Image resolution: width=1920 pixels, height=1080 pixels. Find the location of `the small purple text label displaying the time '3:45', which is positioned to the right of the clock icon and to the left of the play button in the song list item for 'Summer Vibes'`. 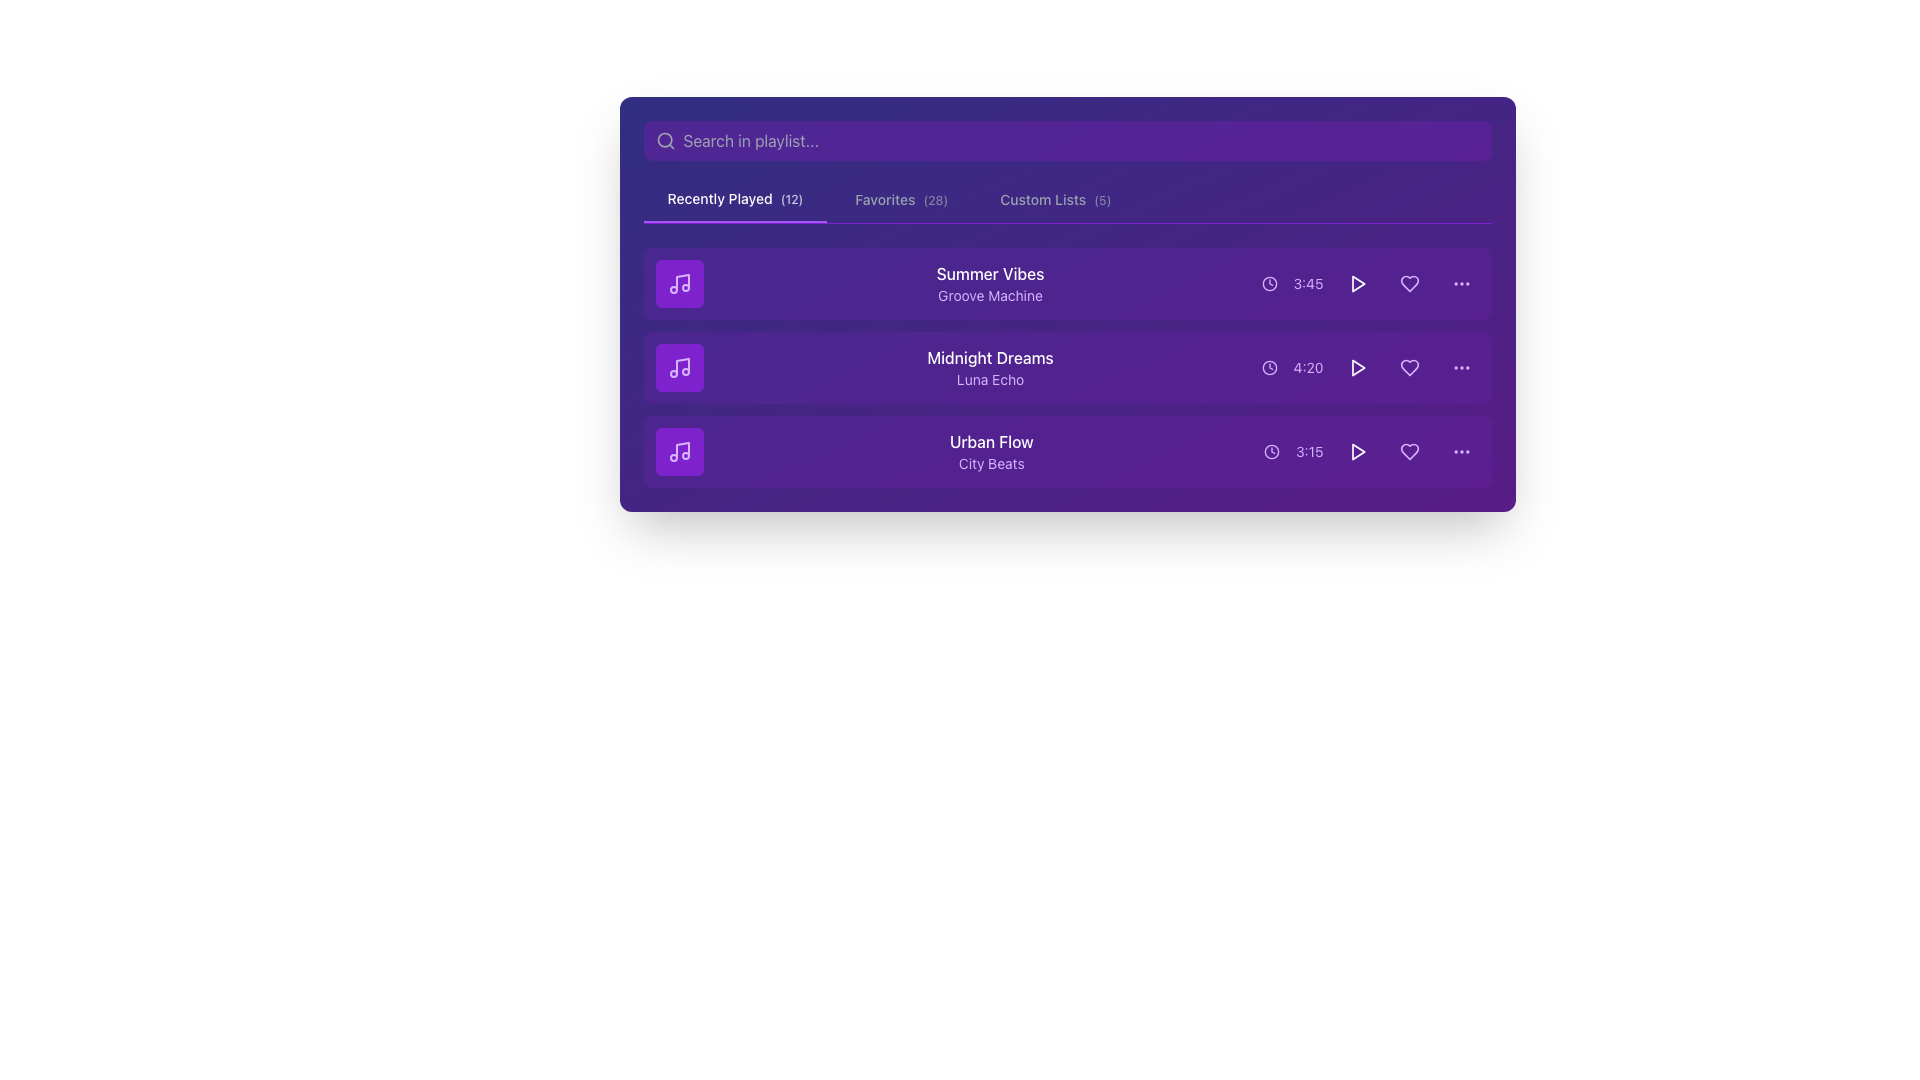

the small purple text label displaying the time '3:45', which is positioned to the right of the clock icon and to the left of the play button in the song list item for 'Summer Vibes' is located at coordinates (1308, 284).